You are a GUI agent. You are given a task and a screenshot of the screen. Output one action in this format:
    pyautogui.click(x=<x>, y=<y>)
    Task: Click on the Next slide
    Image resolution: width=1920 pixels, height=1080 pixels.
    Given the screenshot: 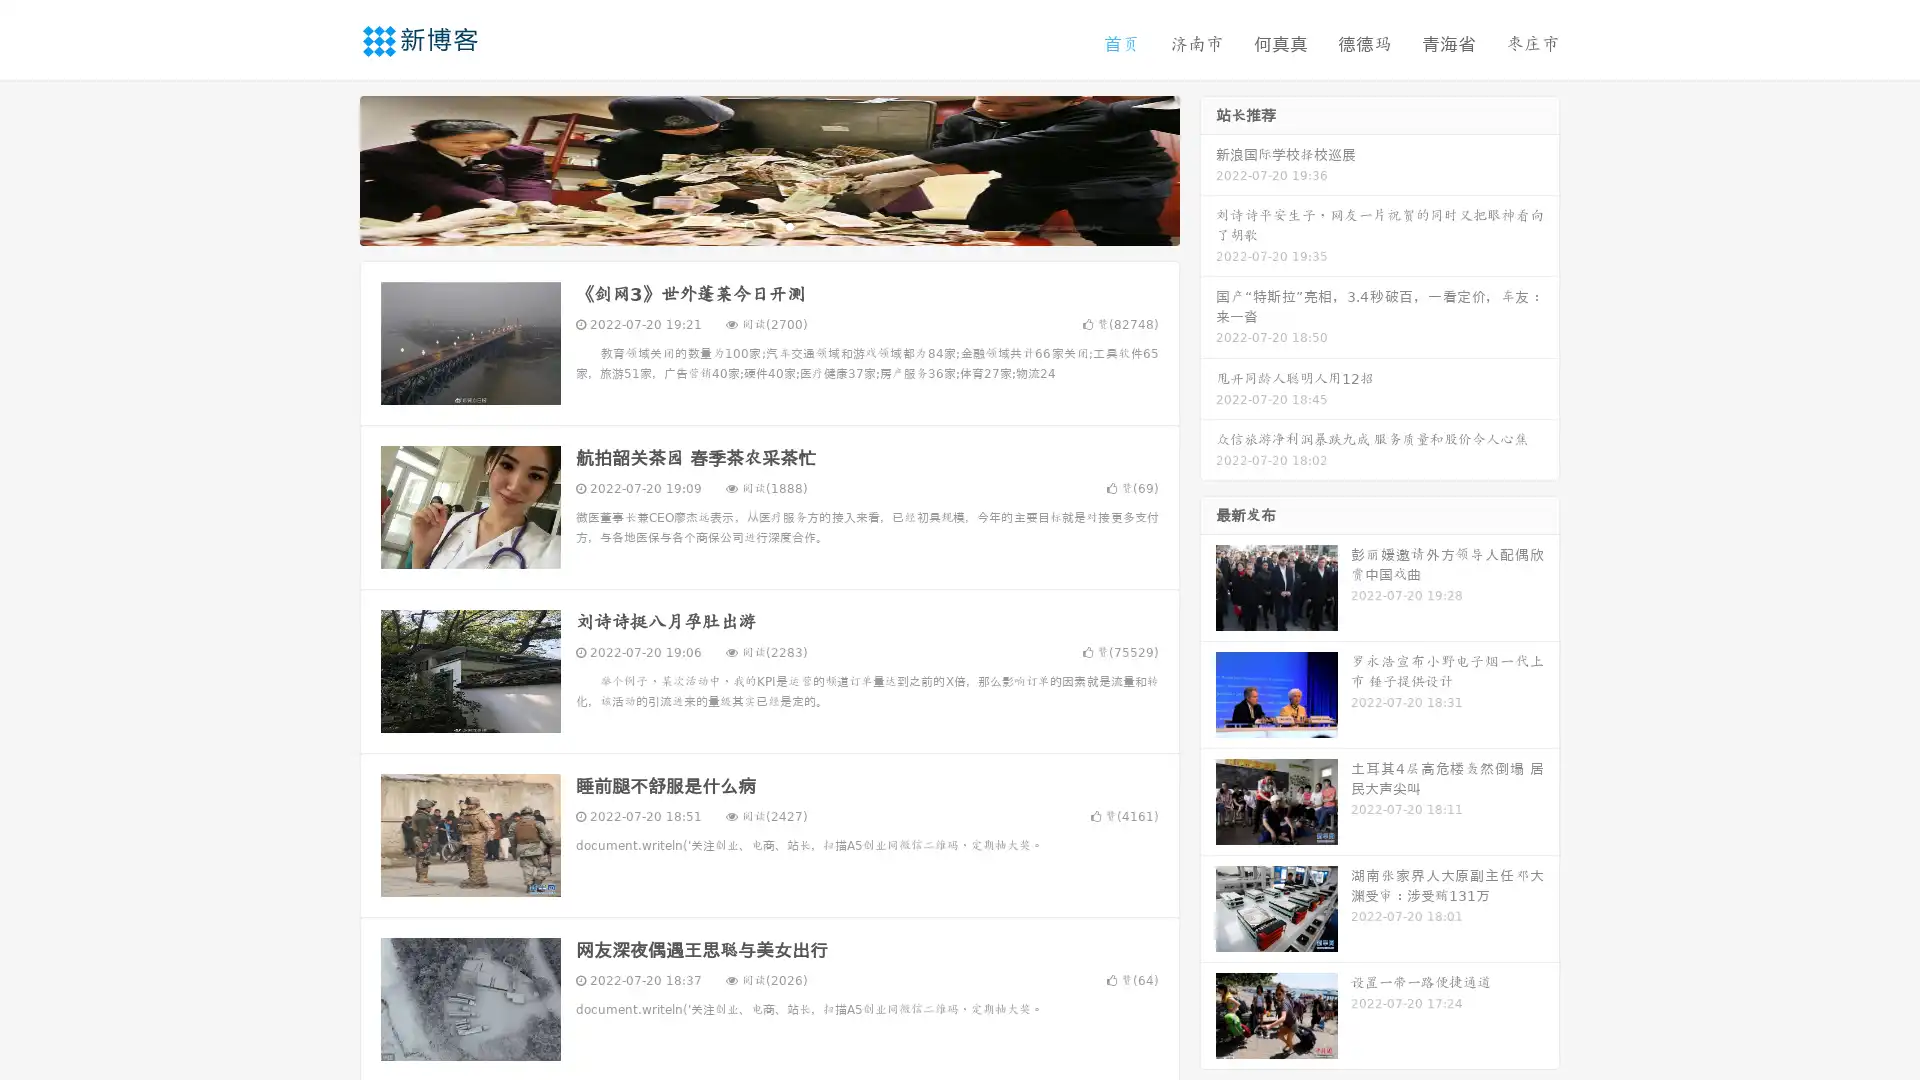 What is the action you would take?
    pyautogui.click(x=1208, y=168)
    